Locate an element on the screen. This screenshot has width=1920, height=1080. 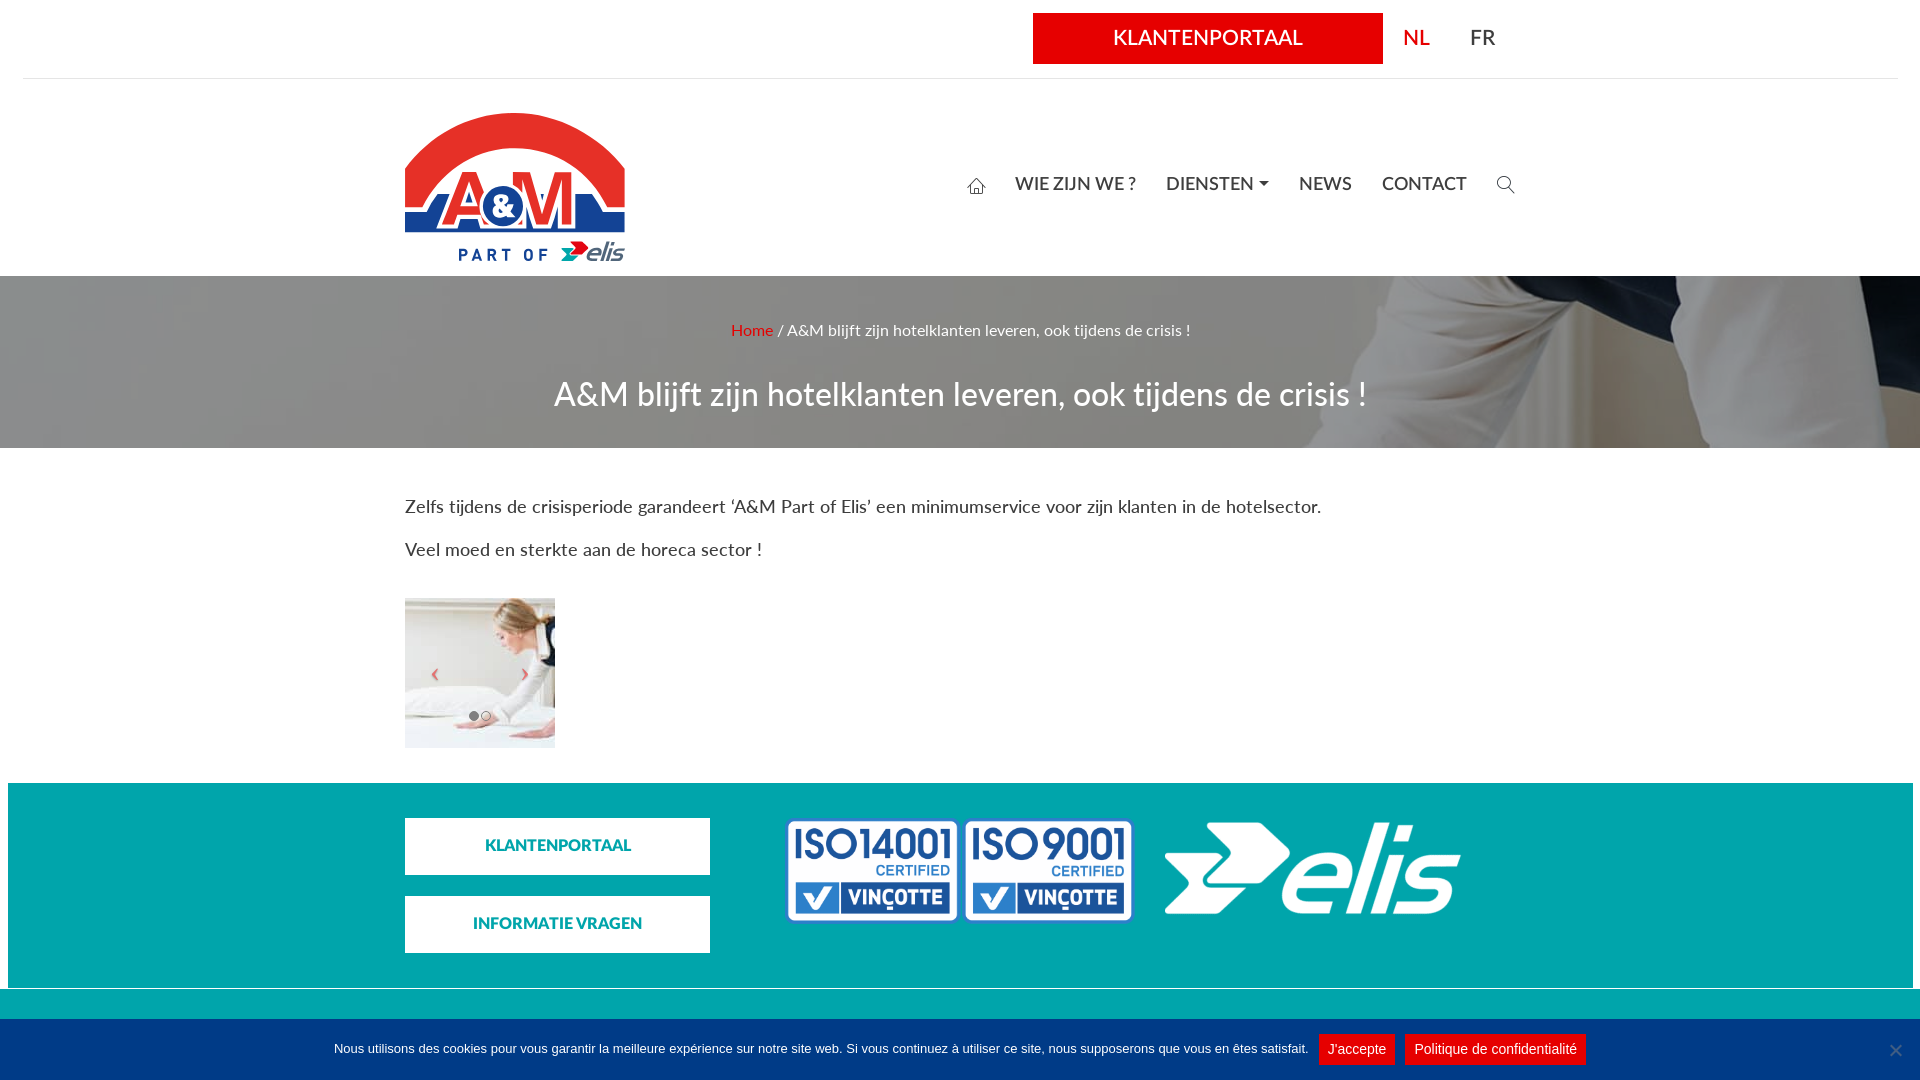
'No' is located at coordinates (1894, 1048).